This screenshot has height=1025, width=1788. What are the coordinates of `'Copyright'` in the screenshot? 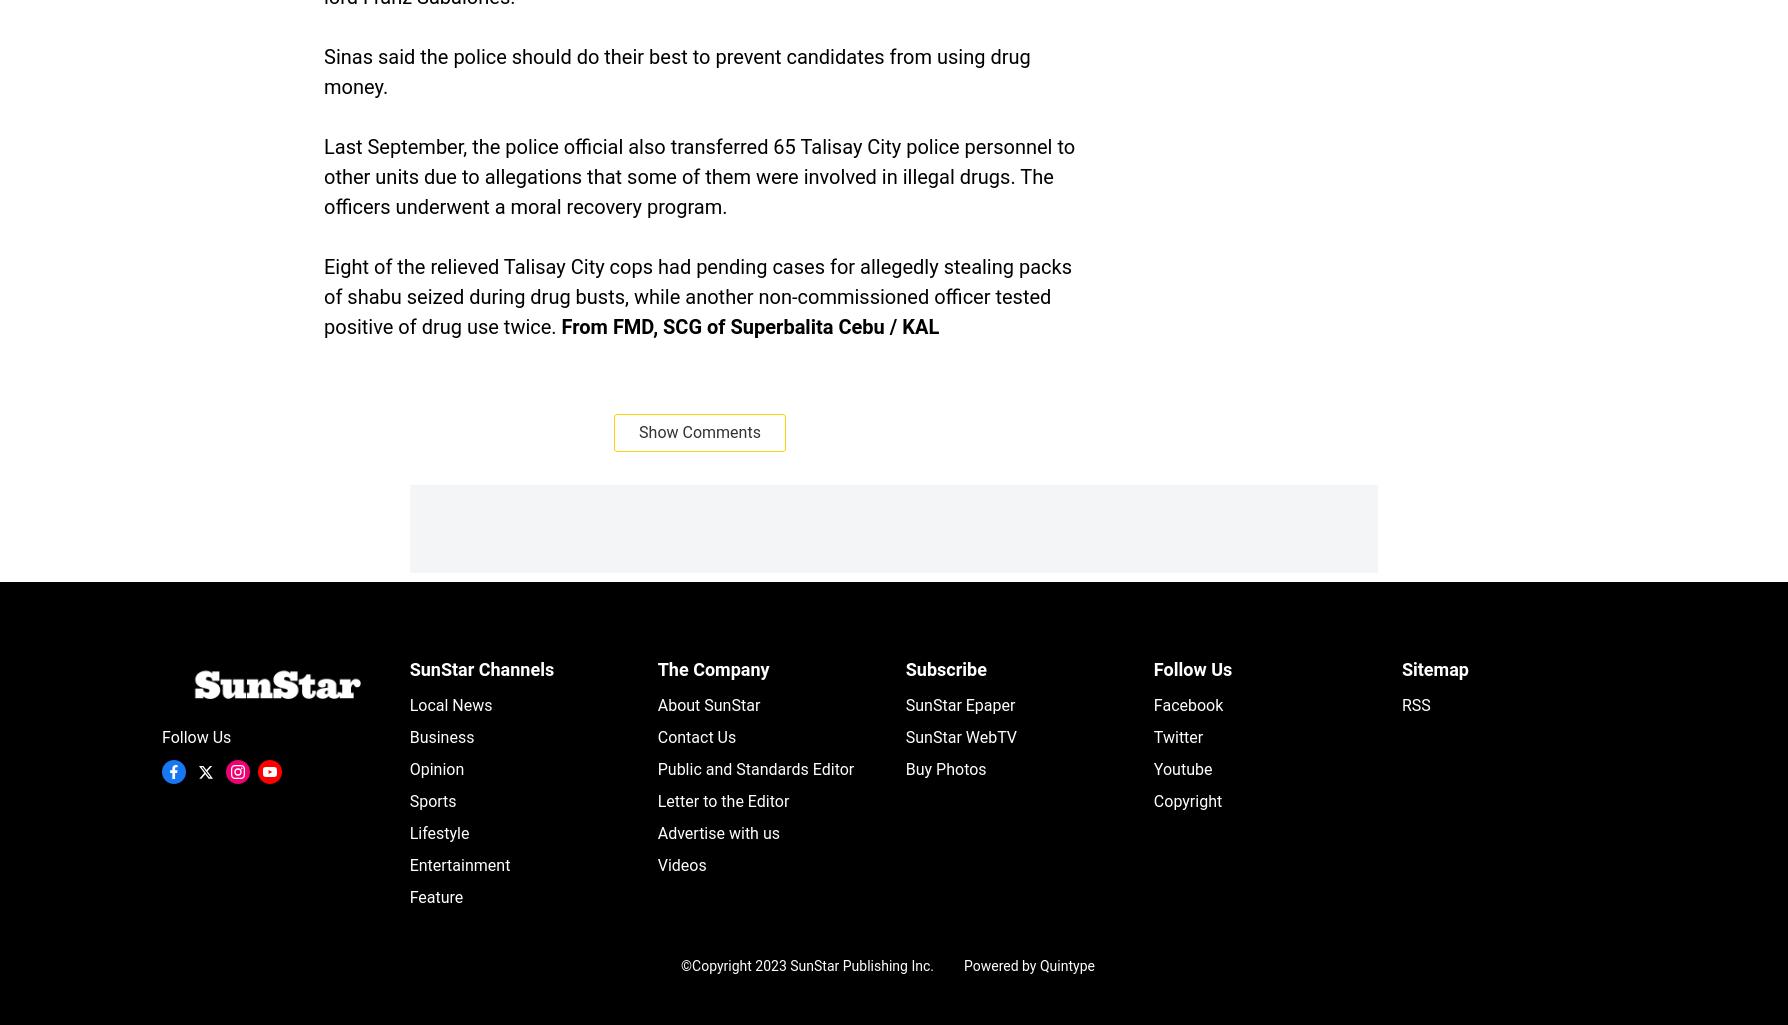 It's located at (1186, 800).